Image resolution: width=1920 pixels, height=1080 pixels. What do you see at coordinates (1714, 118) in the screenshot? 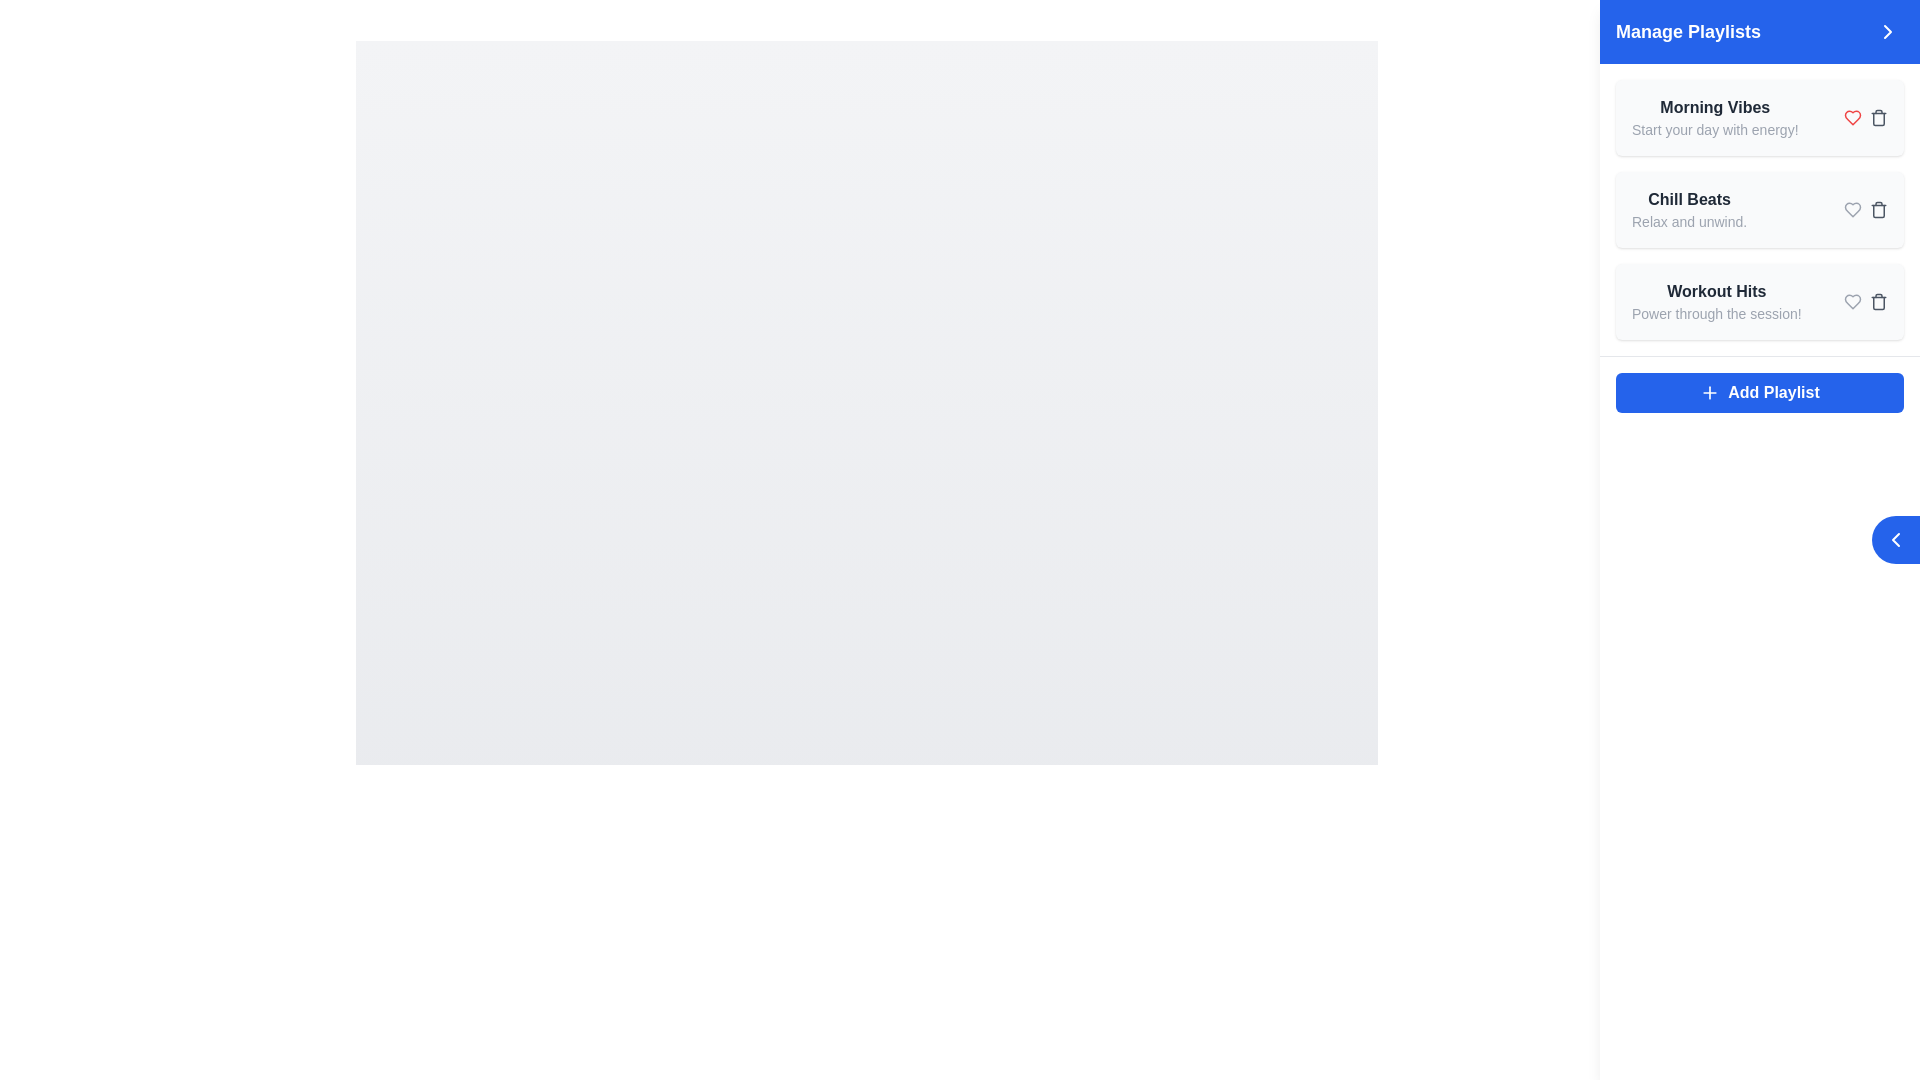
I see `the 'Morning Vibes' playlist item in the 'Manage Playlists' section` at bounding box center [1714, 118].